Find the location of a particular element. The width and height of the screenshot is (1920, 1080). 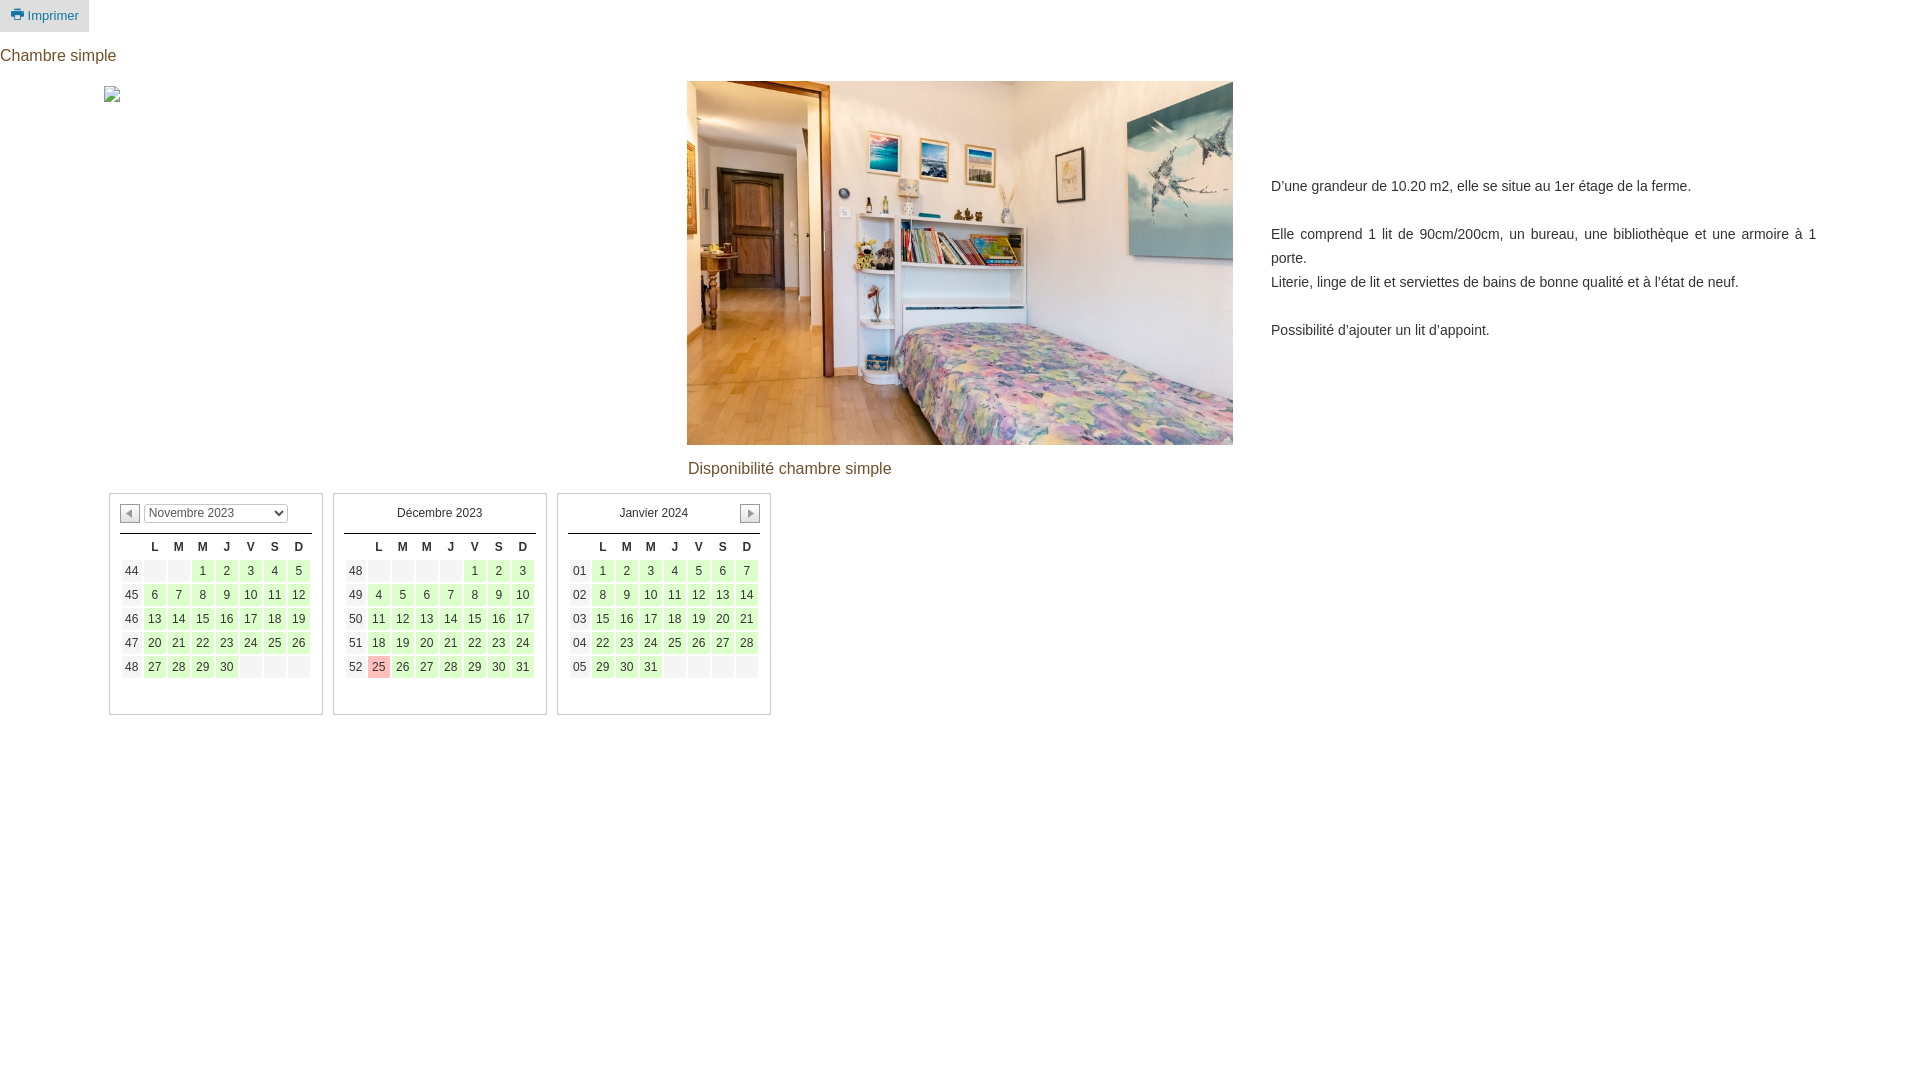

'Imprimer' is located at coordinates (44, 15).